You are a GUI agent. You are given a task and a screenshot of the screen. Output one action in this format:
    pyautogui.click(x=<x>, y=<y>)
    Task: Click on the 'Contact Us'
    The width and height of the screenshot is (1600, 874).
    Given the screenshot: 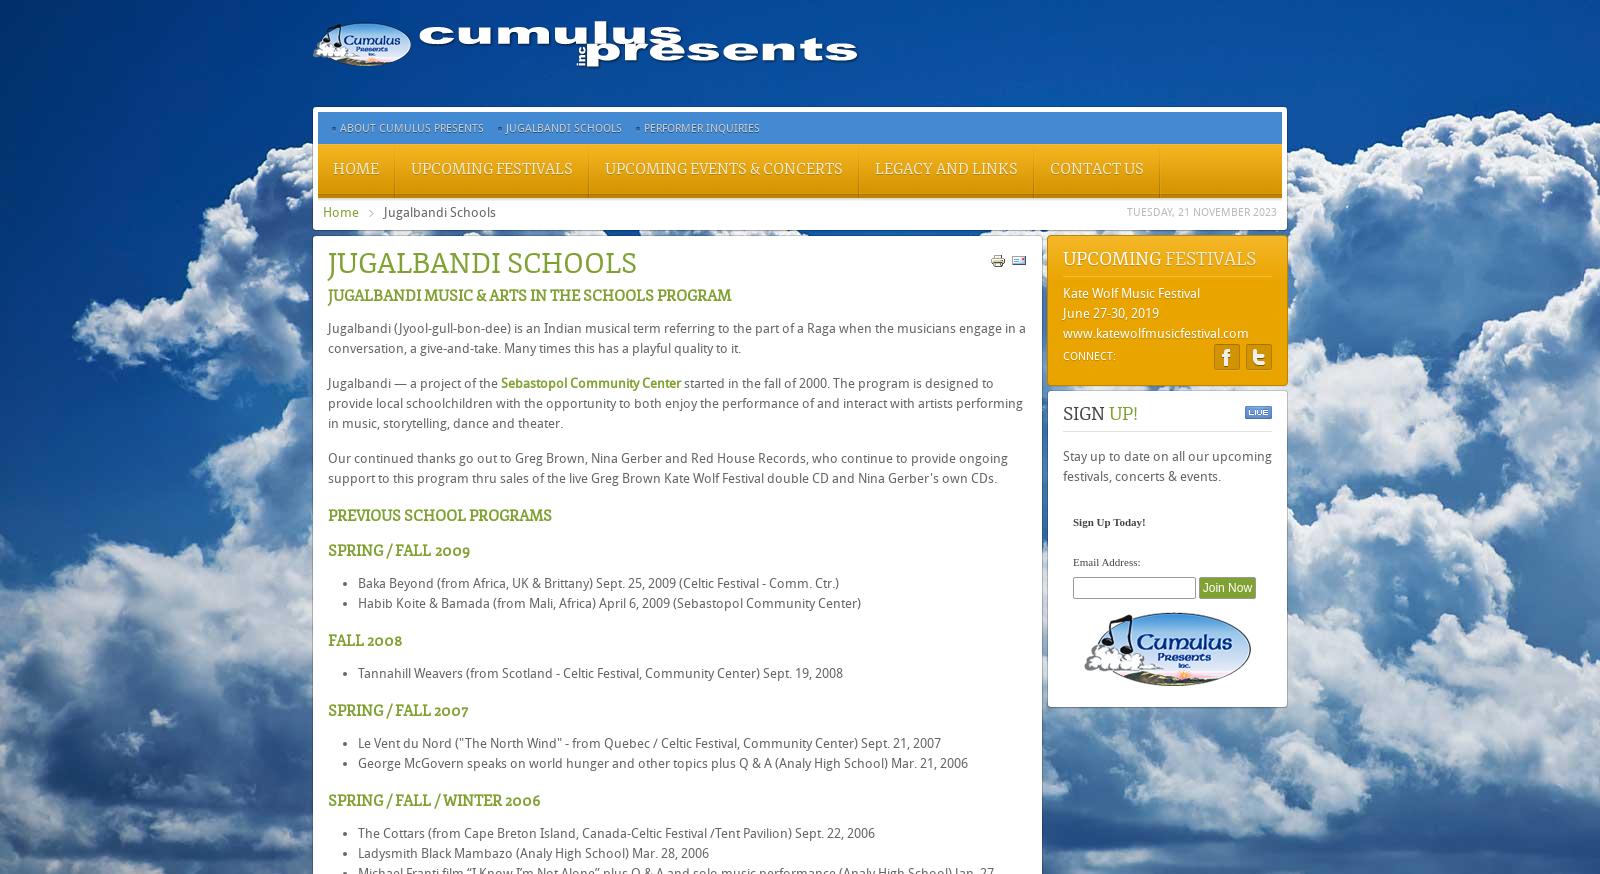 What is the action you would take?
    pyautogui.click(x=1096, y=168)
    